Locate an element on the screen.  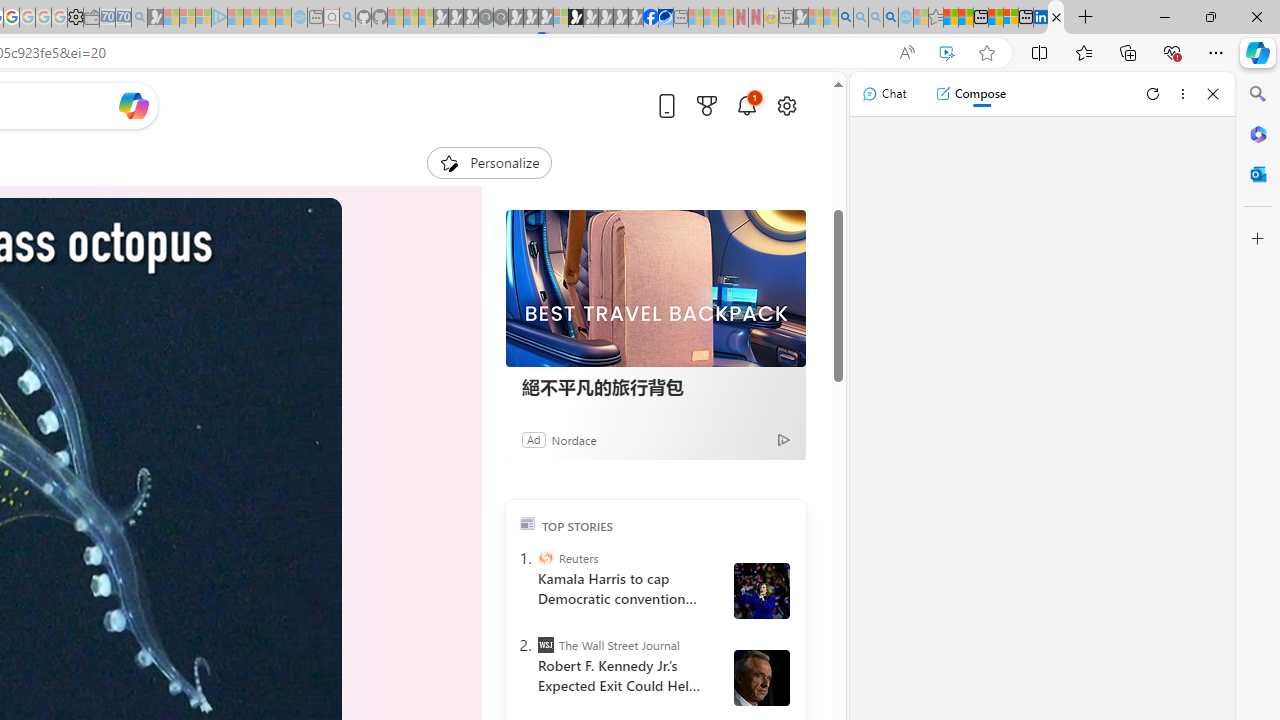
'Reuters' is located at coordinates (545, 558).